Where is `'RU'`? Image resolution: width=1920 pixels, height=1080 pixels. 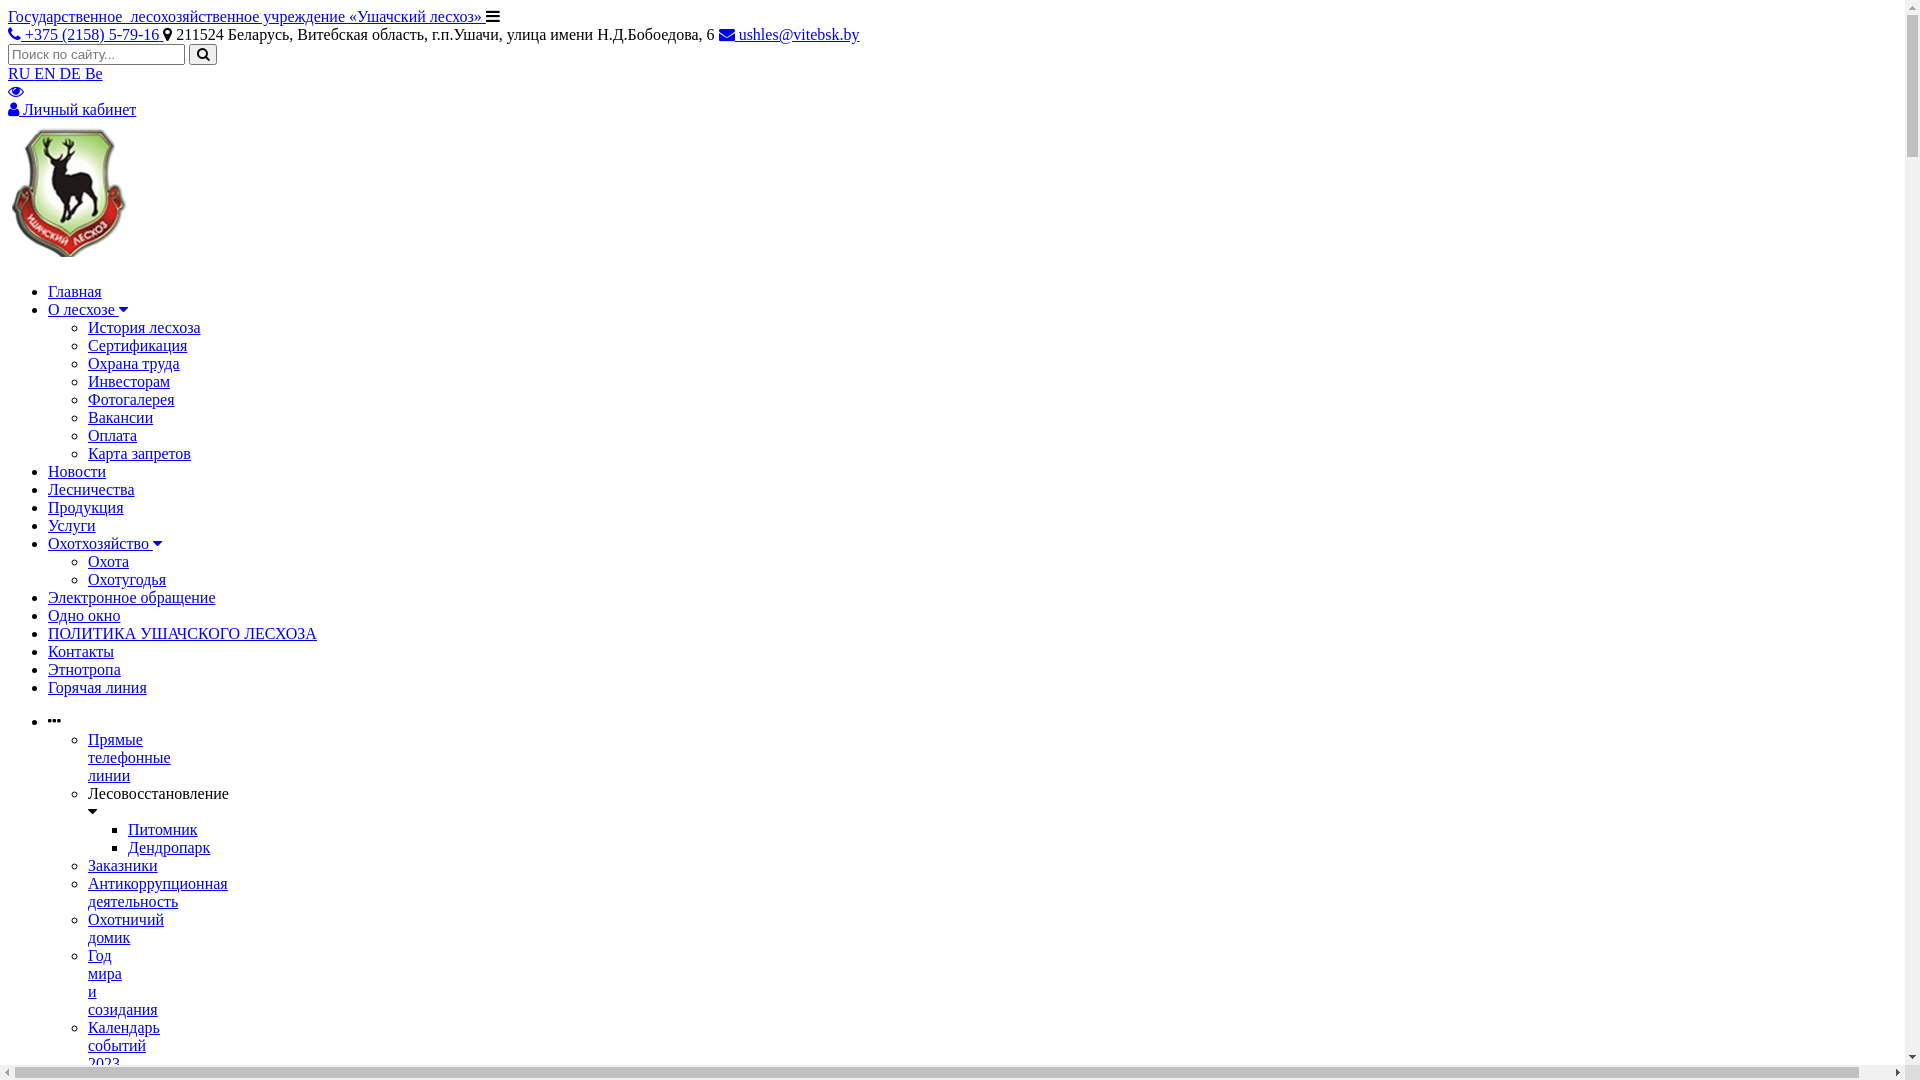 'RU' is located at coordinates (20, 72).